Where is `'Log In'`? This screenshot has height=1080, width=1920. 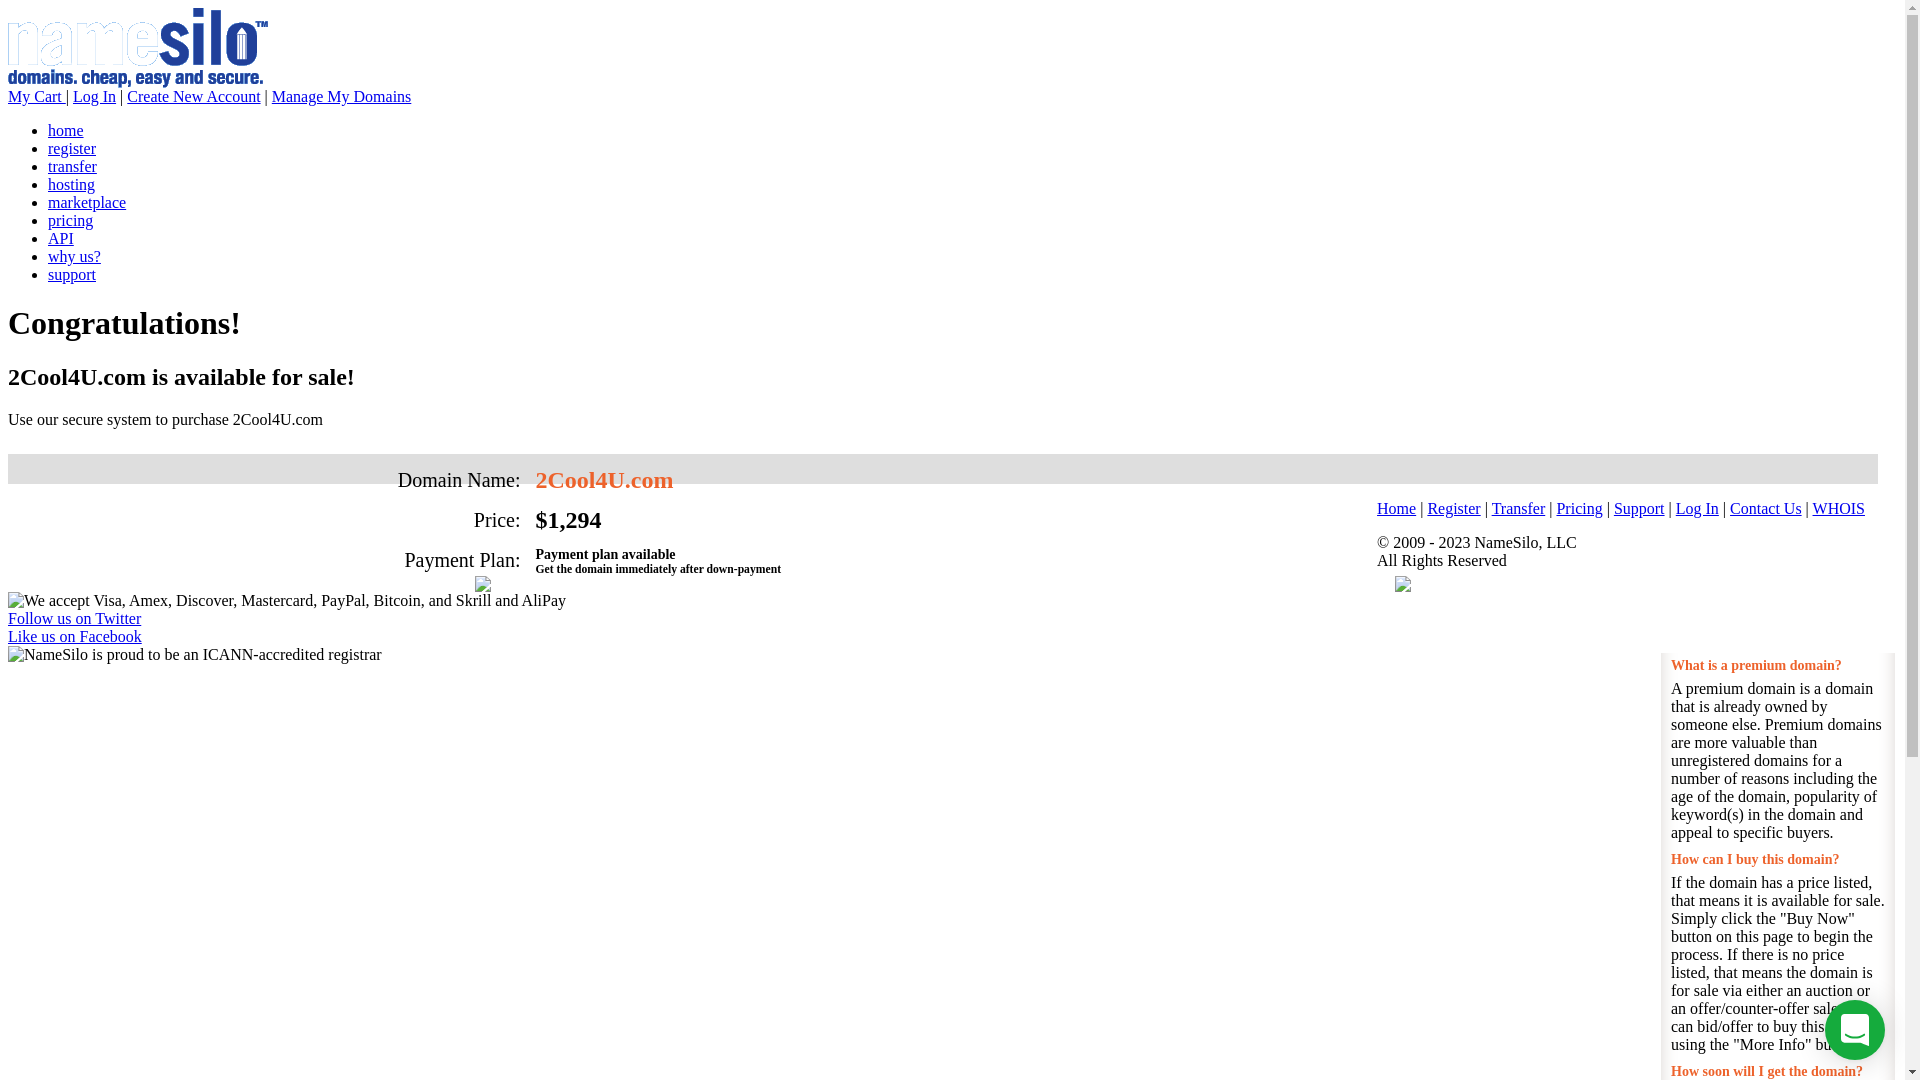 'Log In' is located at coordinates (1696, 507).